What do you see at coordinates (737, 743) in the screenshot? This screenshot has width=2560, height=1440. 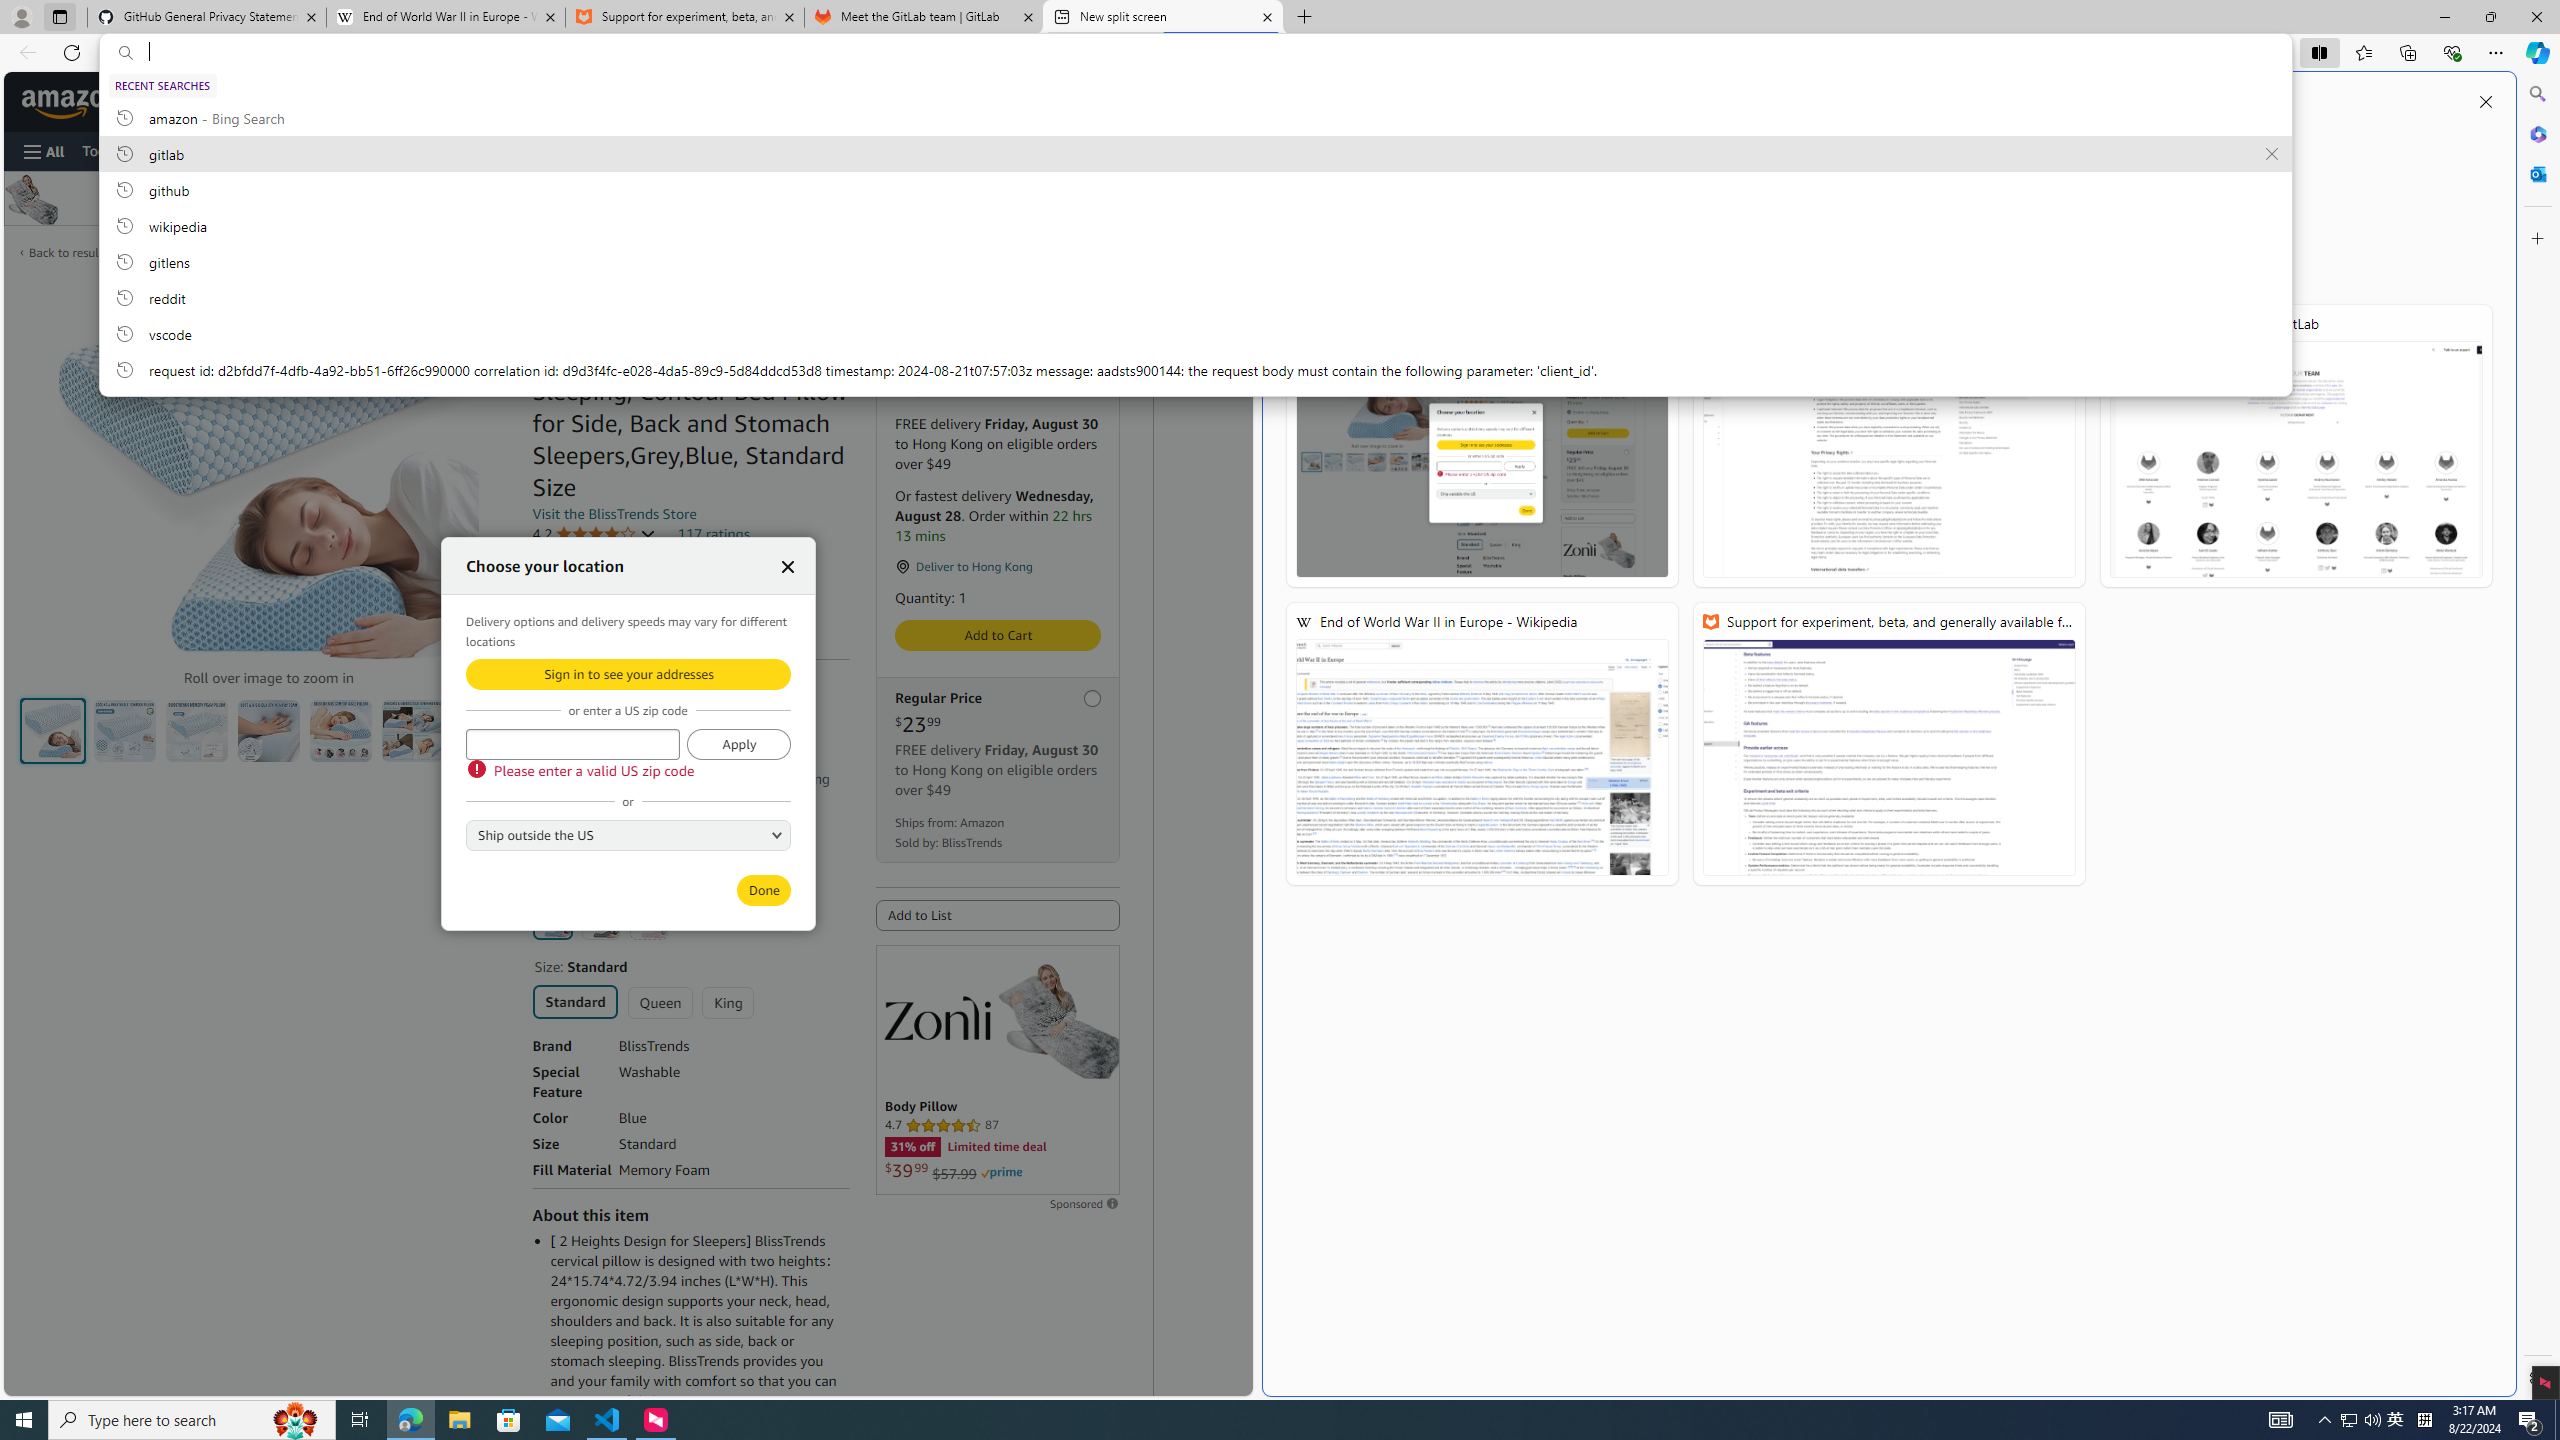 I see `'Apply'` at bounding box center [737, 743].